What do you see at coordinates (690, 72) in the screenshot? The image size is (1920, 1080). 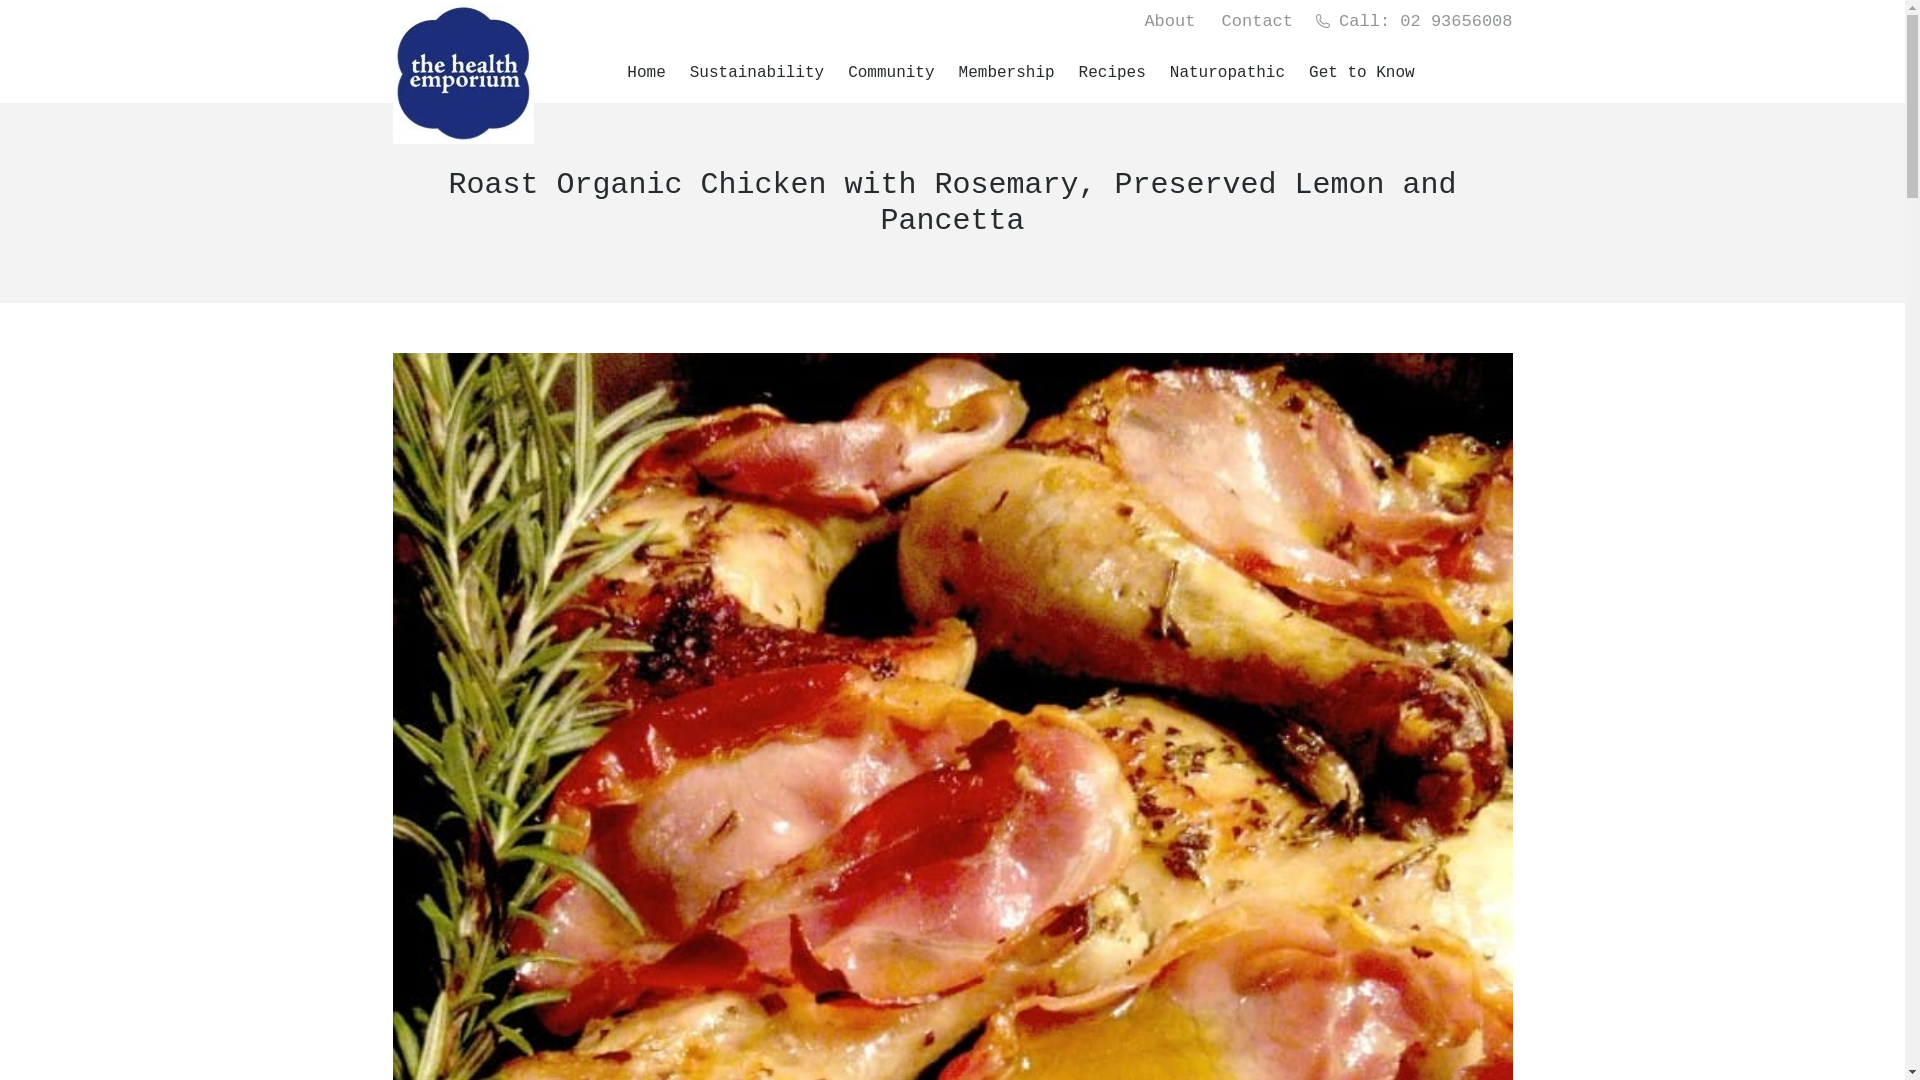 I see `'Sustainability'` at bounding box center [690, 72].